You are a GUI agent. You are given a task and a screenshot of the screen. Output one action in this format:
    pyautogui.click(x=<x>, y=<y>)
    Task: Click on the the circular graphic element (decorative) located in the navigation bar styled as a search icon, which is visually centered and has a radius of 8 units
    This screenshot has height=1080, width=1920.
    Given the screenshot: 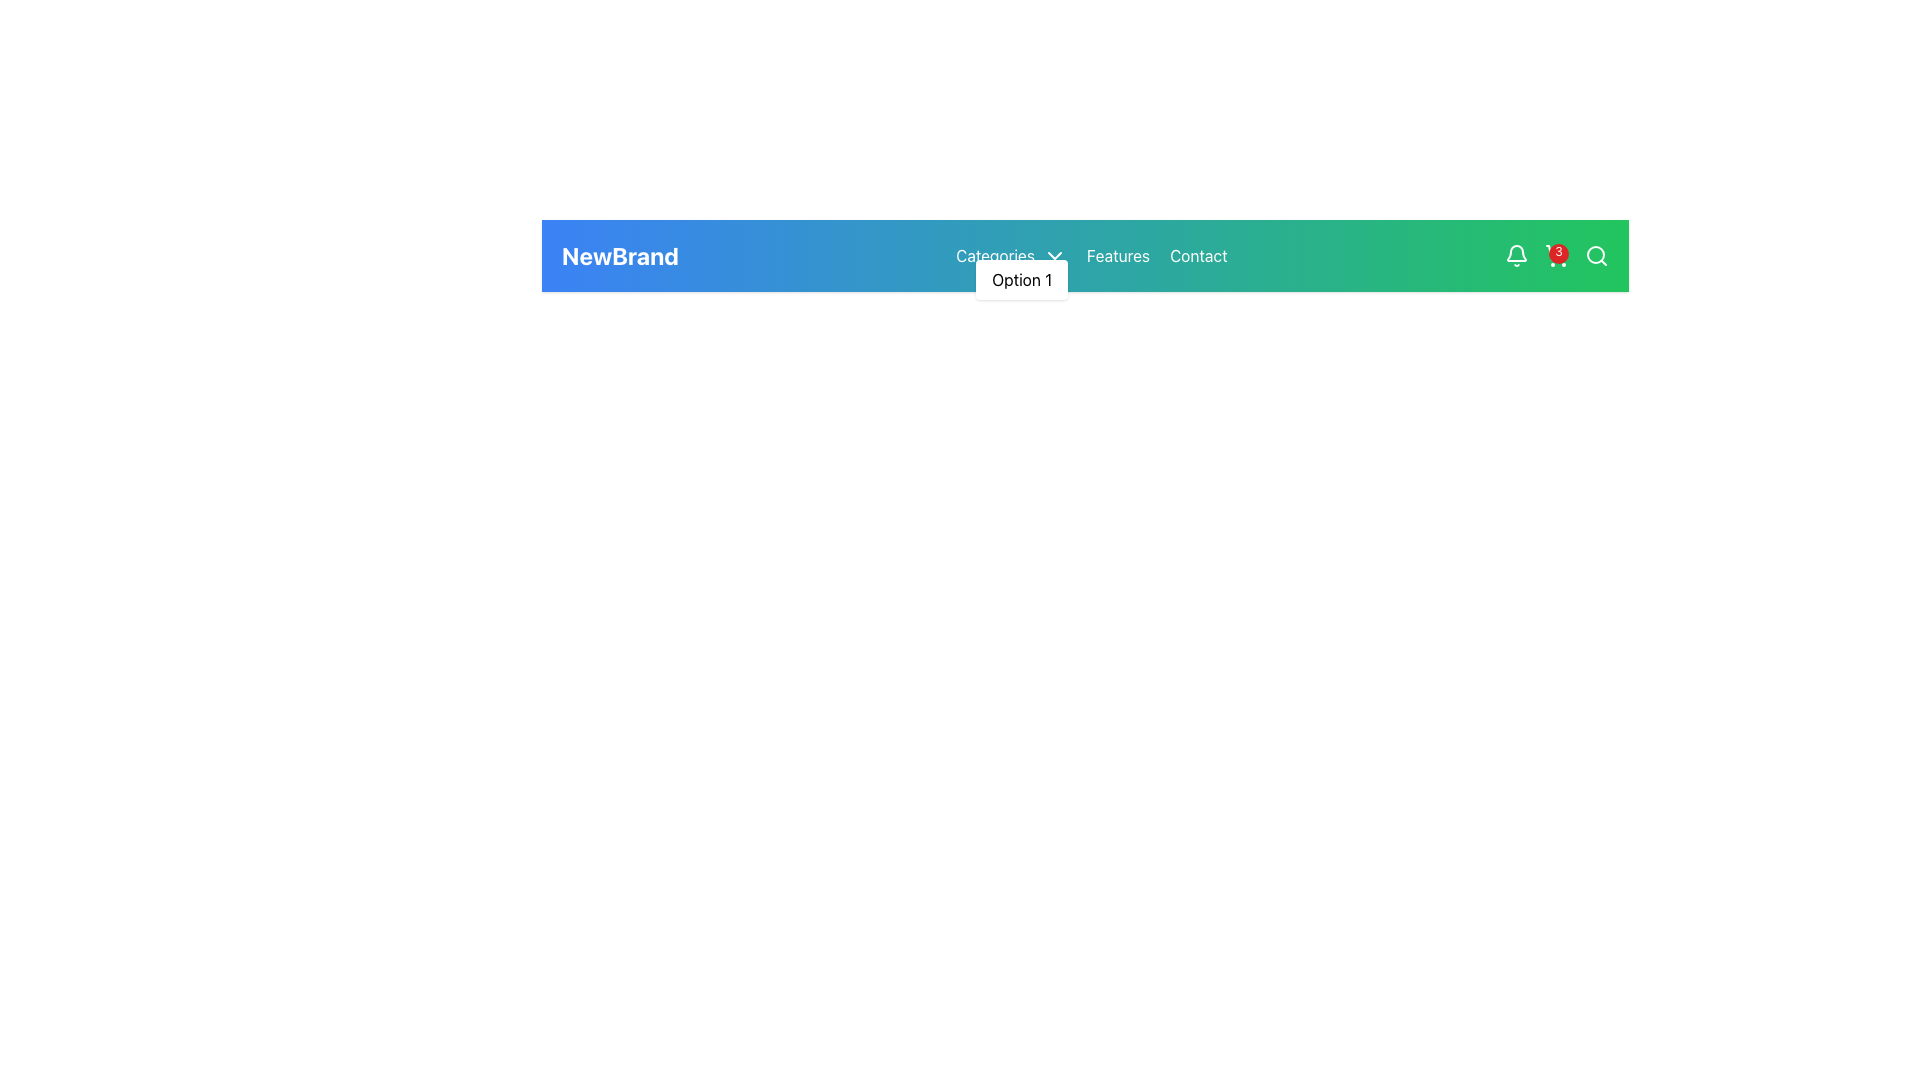 What is the action you would take?
    pyautogui.click(x=1595, y=253)
    